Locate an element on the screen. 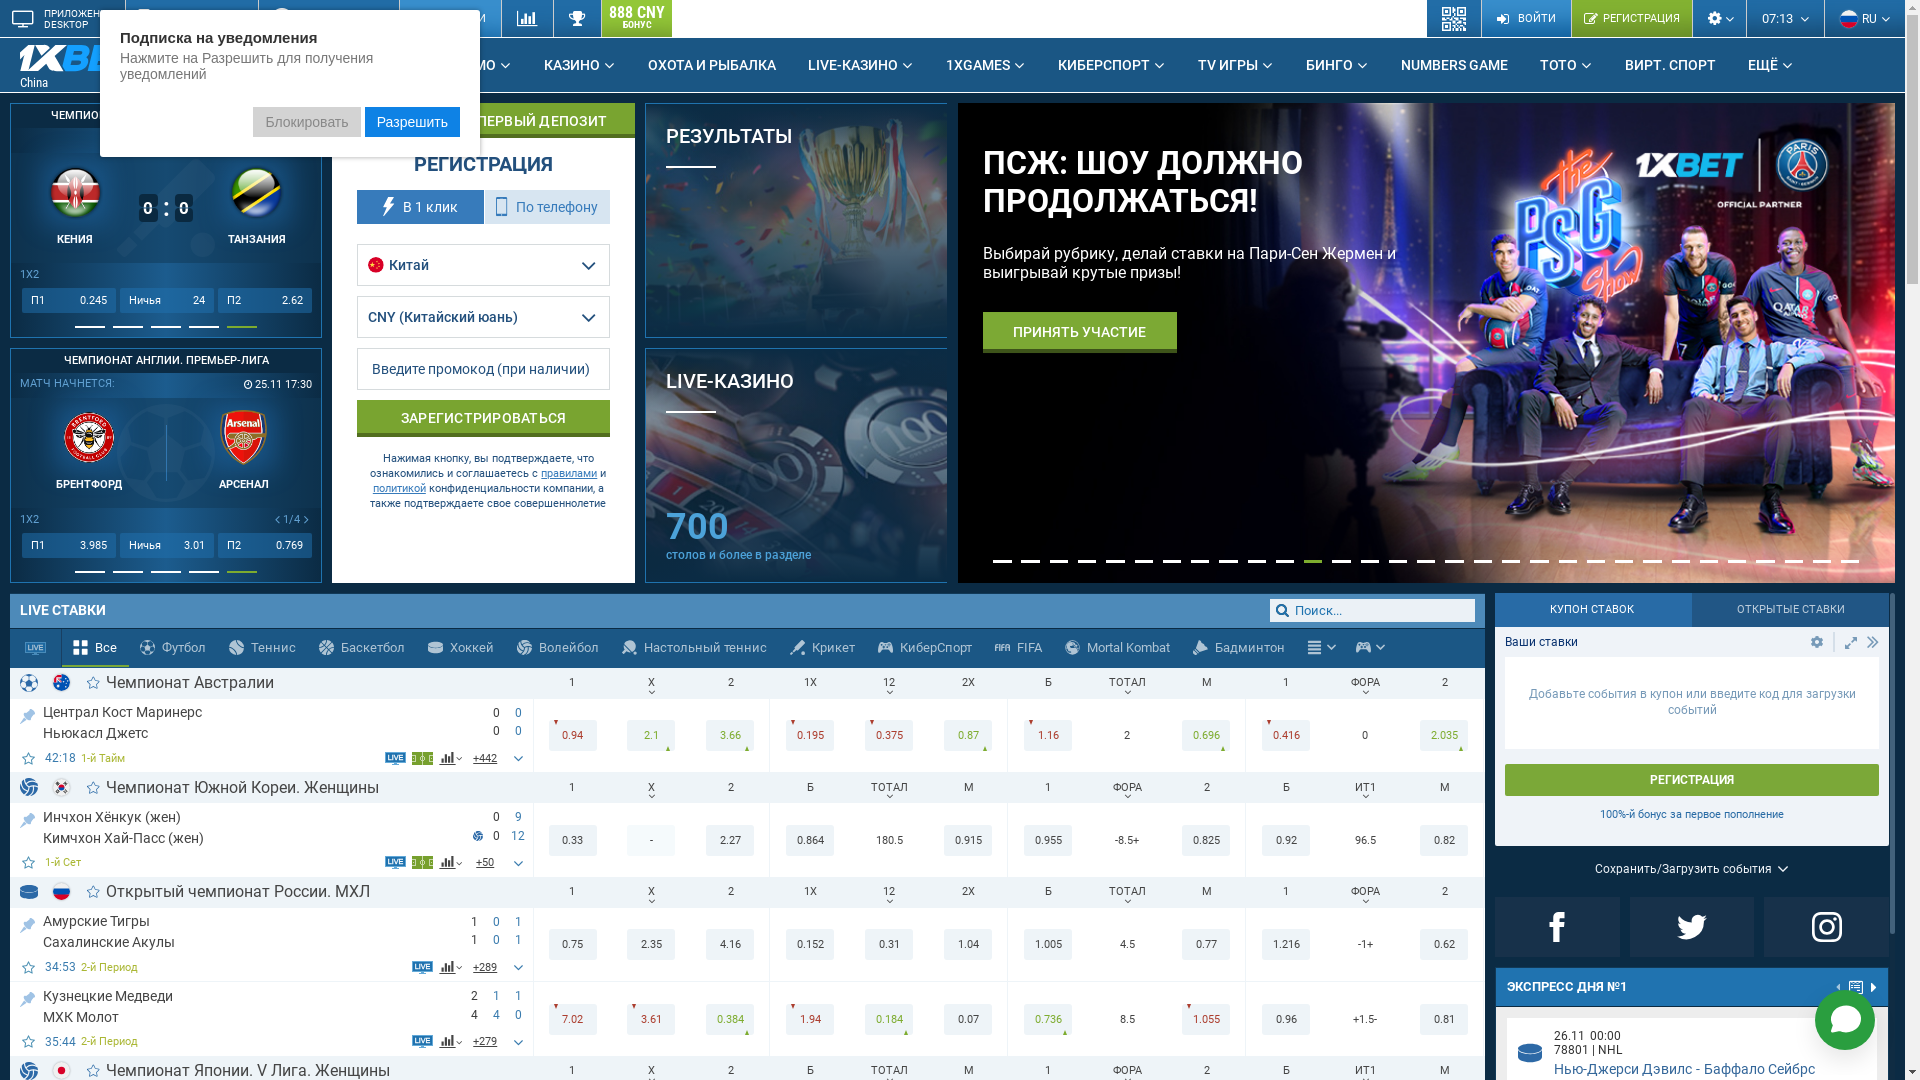  'FIFA' is located at coordinates (983, 648).